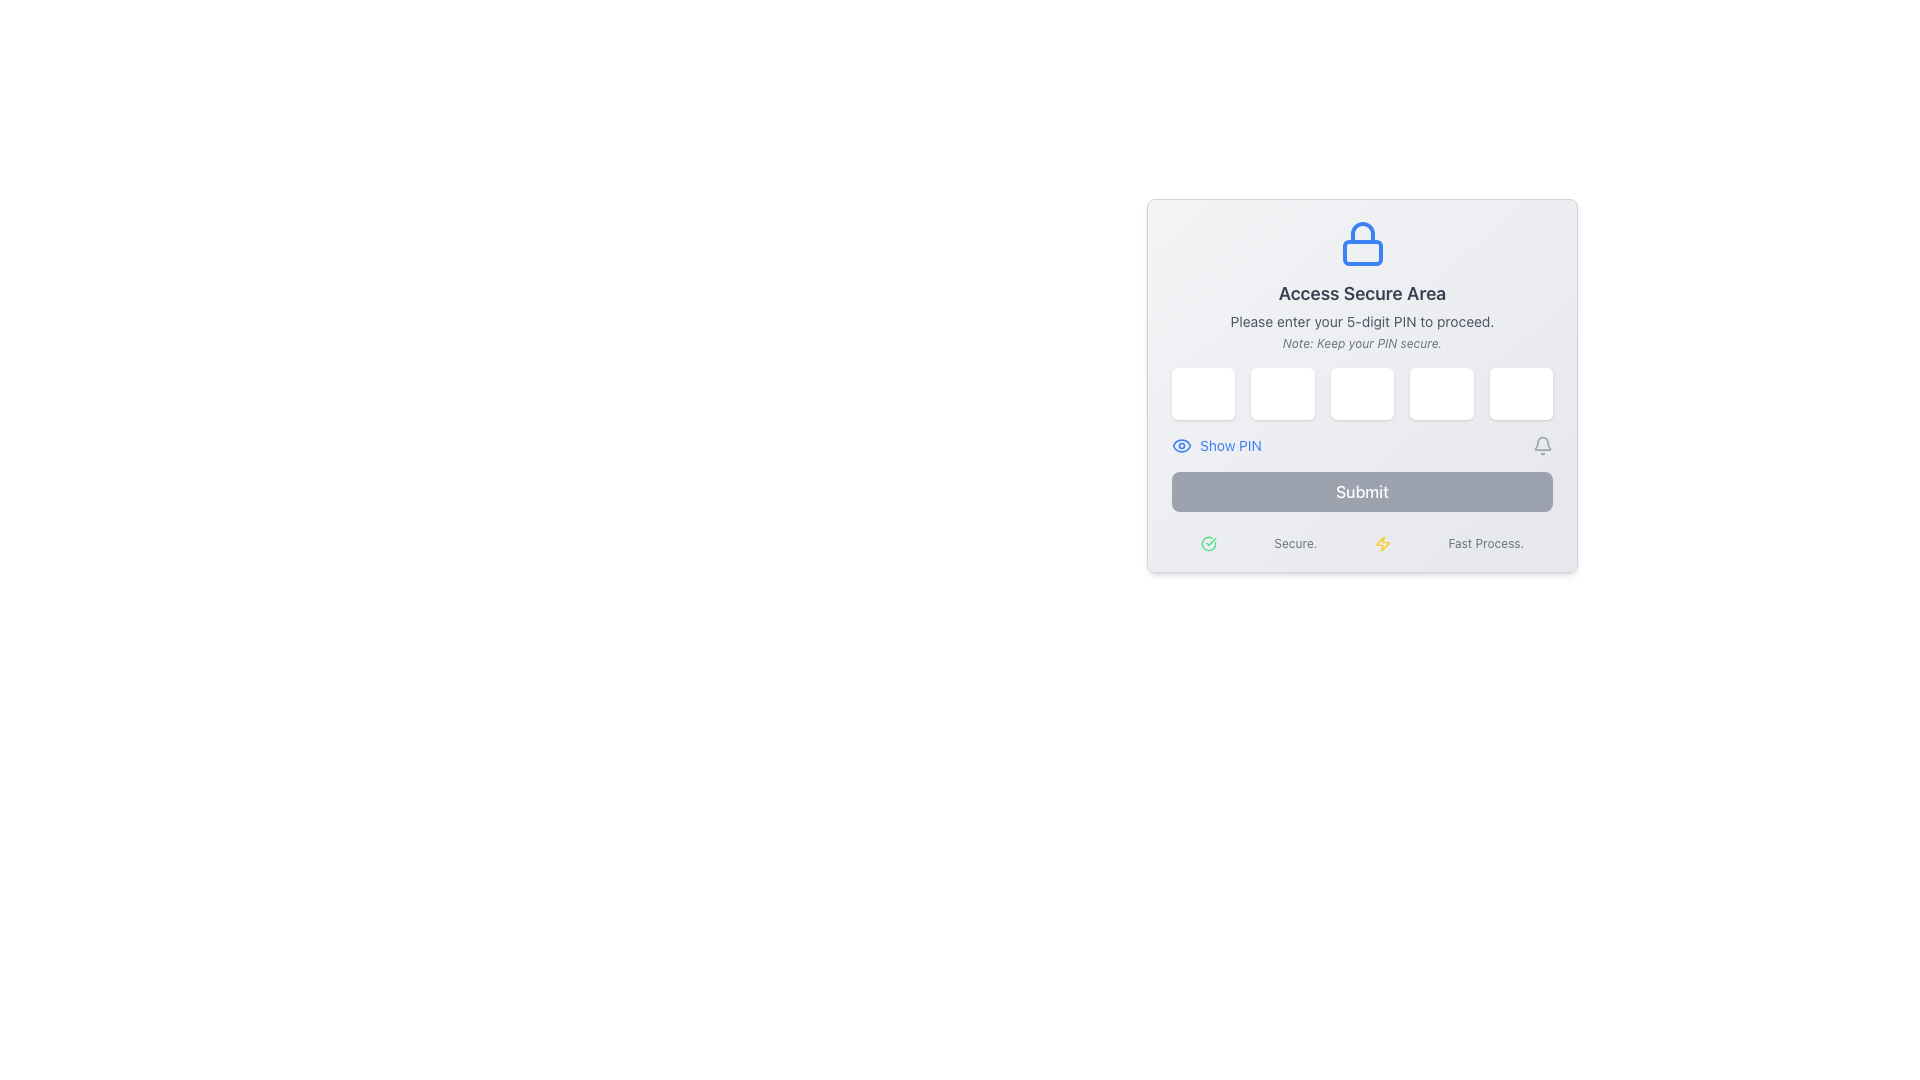  I want to click on the rectangular body of the lock icon located above the 'Access Secure Area' heading, so click(1361, 252).